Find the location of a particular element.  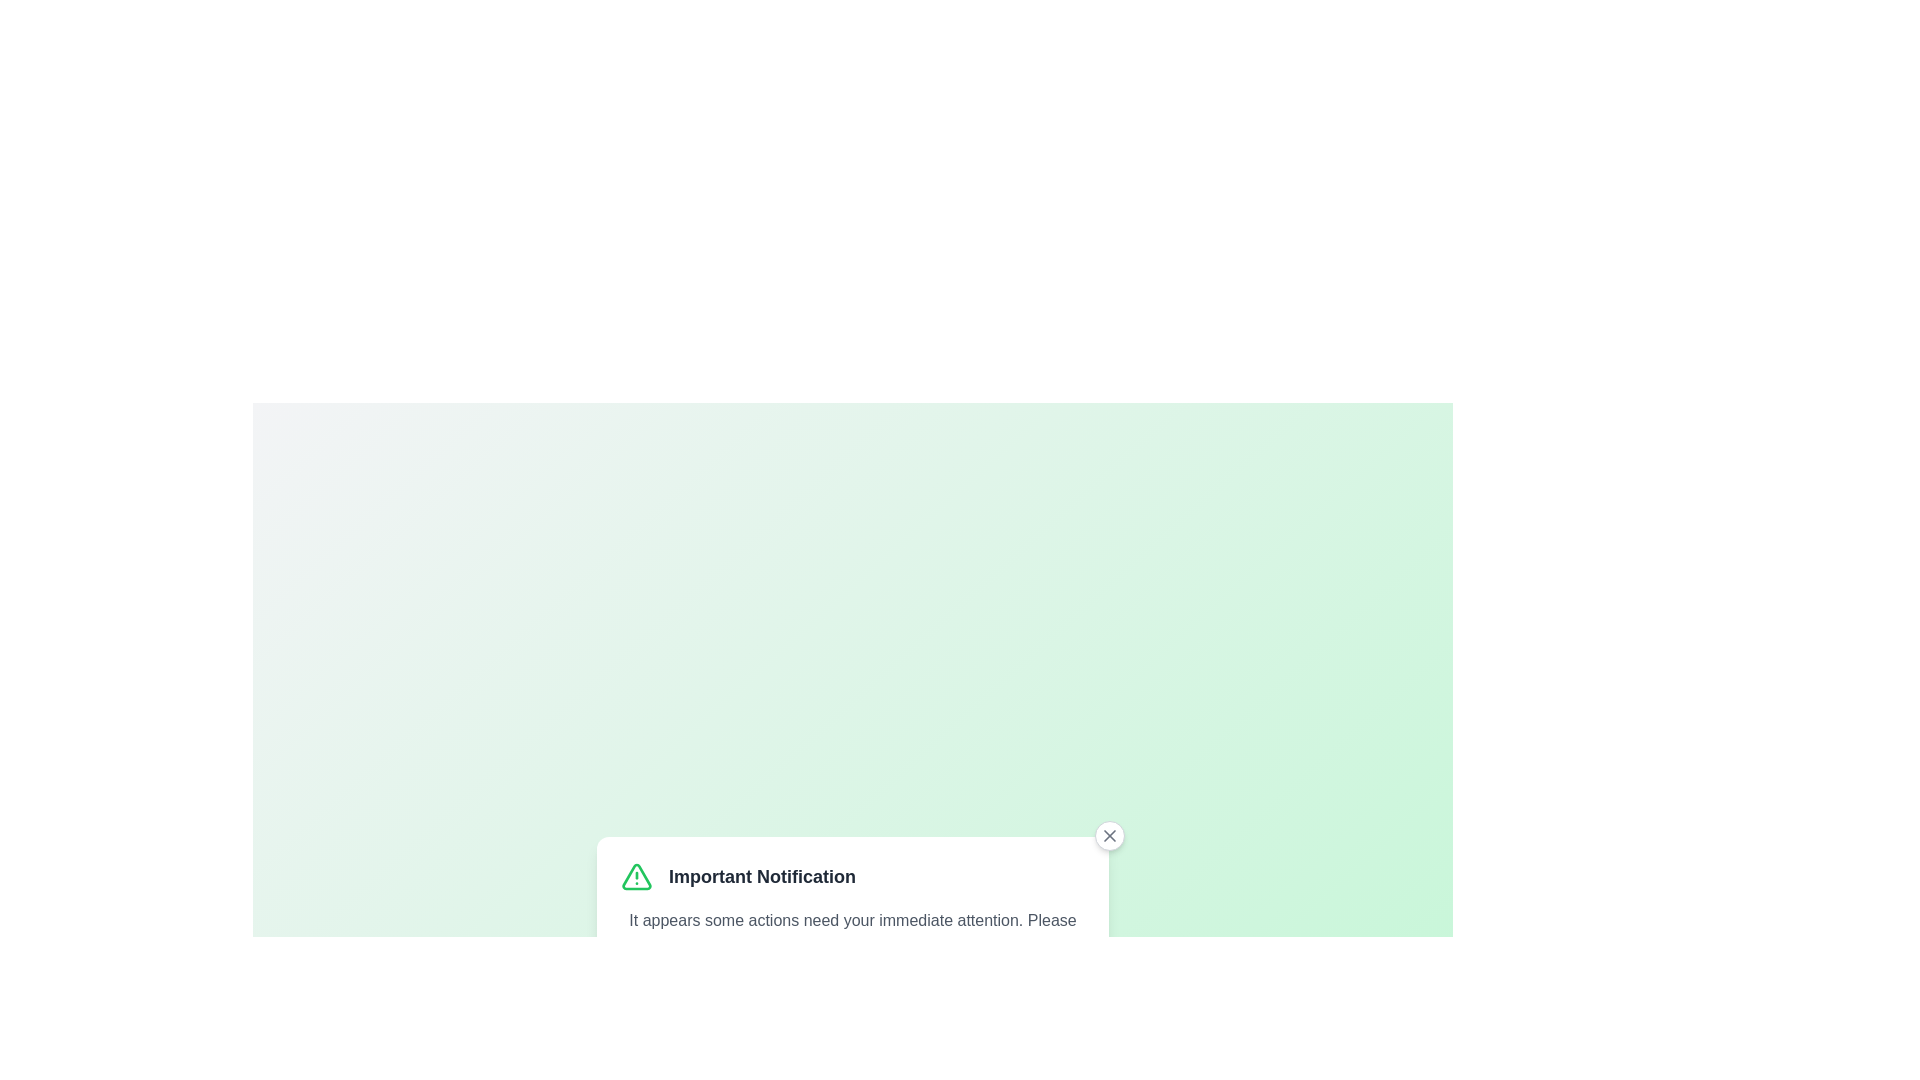

the close button to dismiss the notification is located at coordinates (1108, 836).